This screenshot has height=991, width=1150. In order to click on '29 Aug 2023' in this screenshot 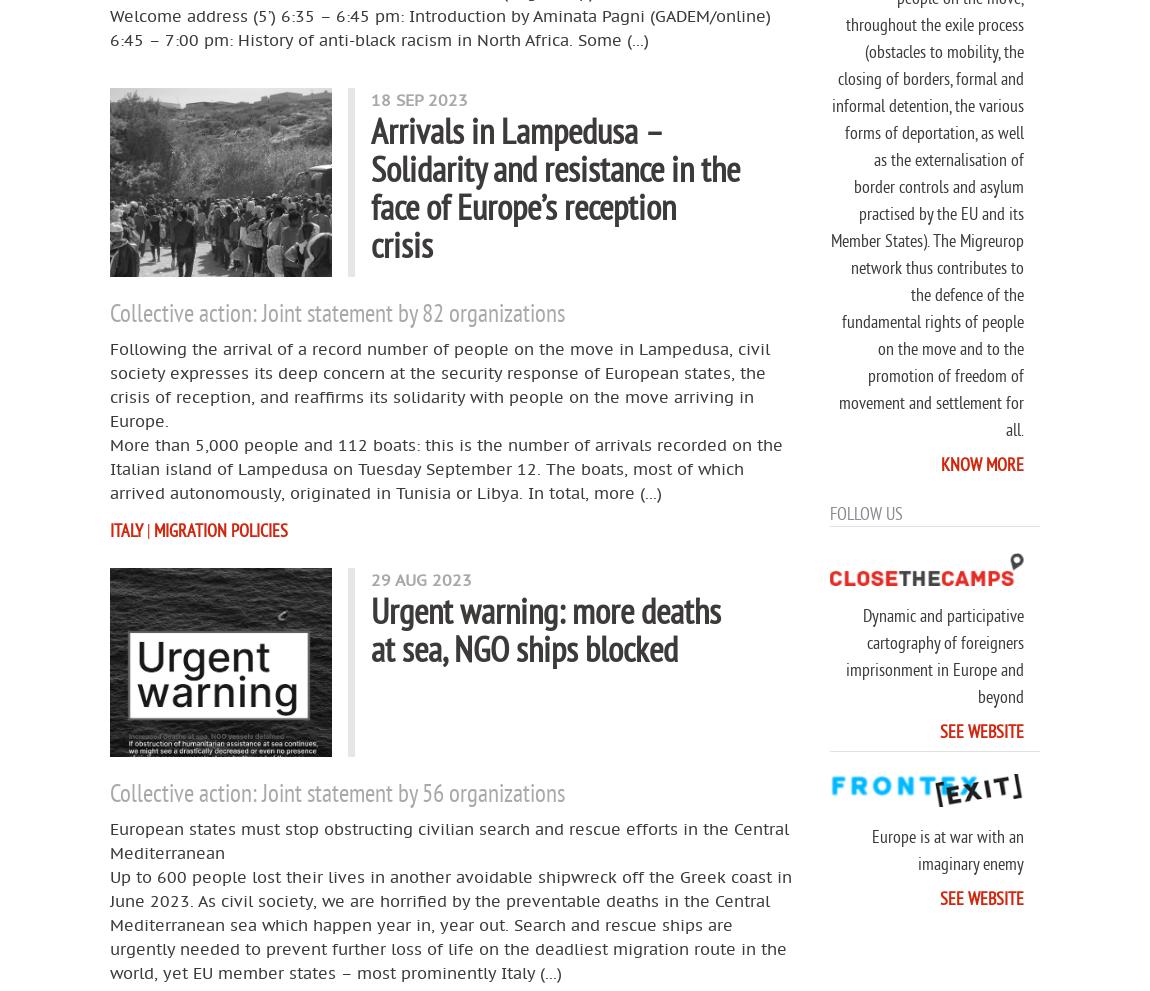, I will do `click(421, 578)`.